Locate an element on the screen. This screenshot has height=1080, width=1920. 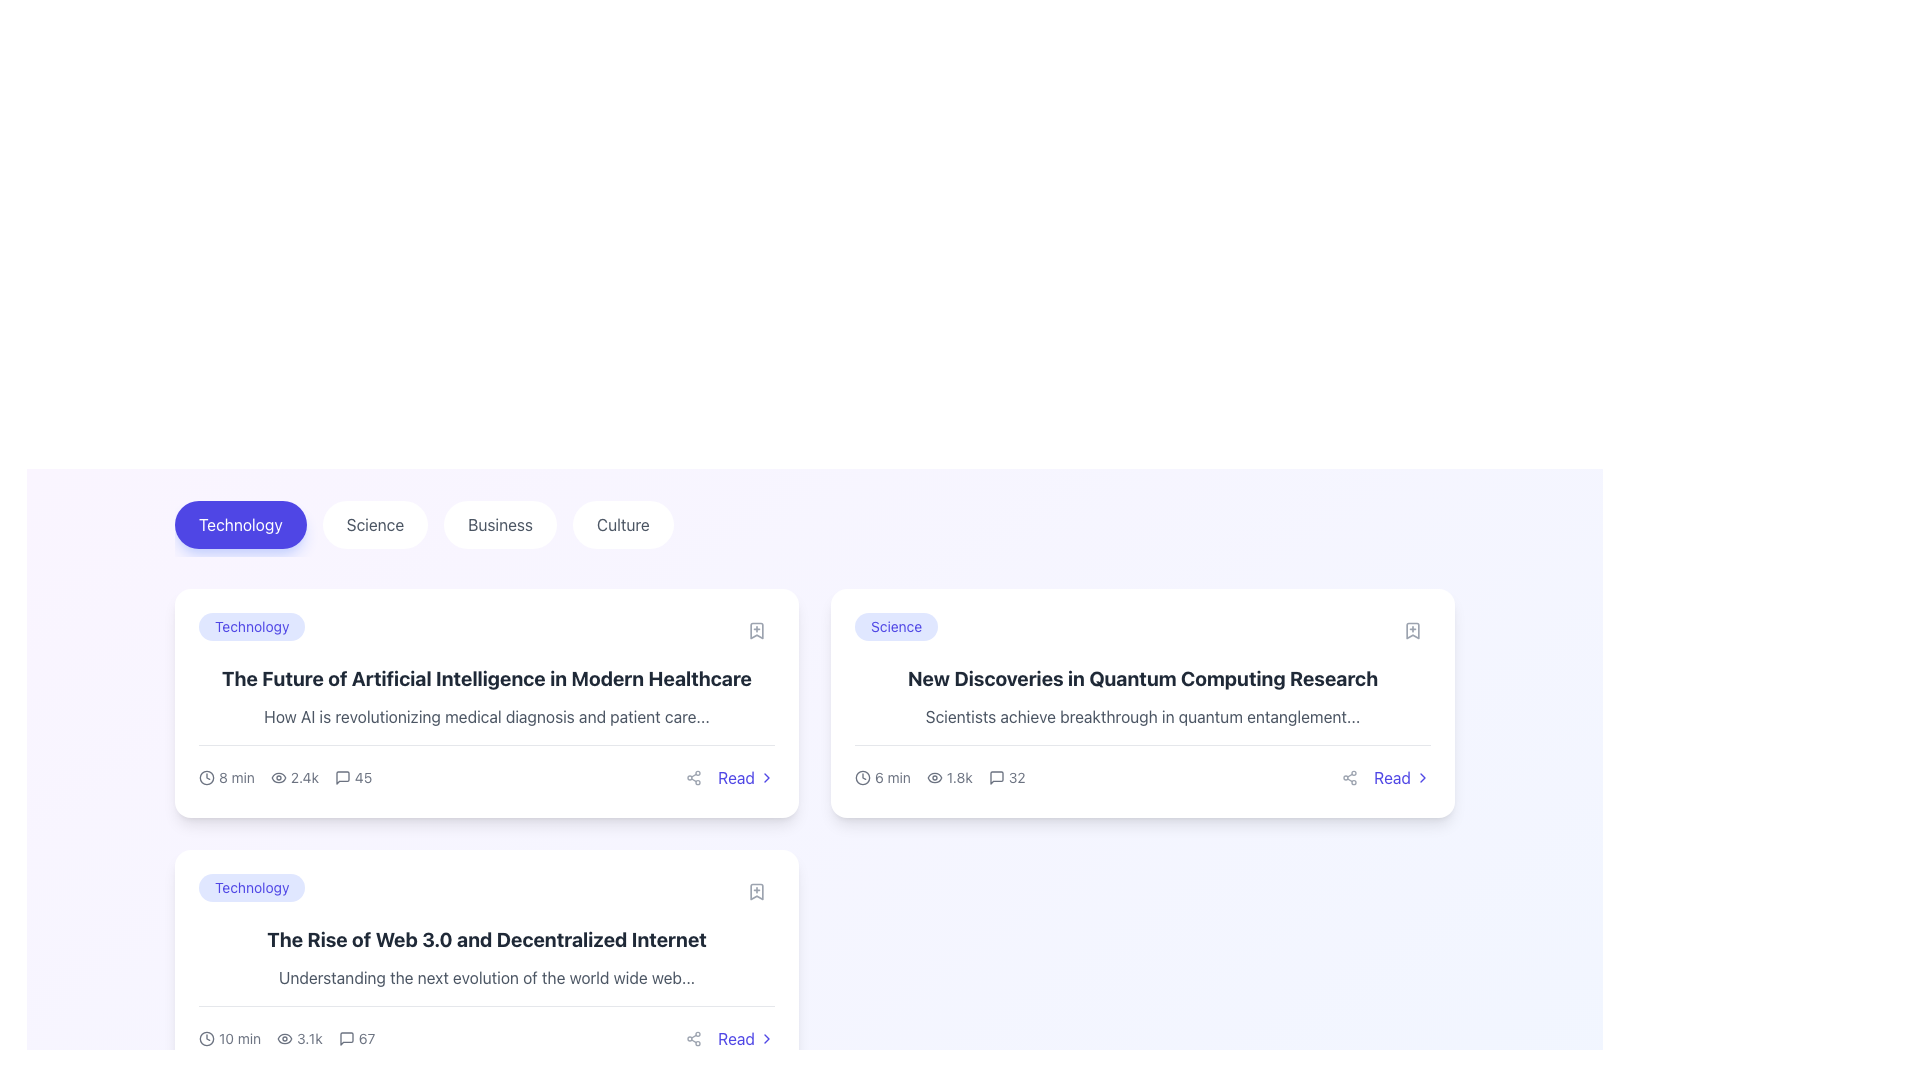
the speech bubble icon located in the lower-left region of the article summary block to initiate related actions is located at coordinates (342, 777).